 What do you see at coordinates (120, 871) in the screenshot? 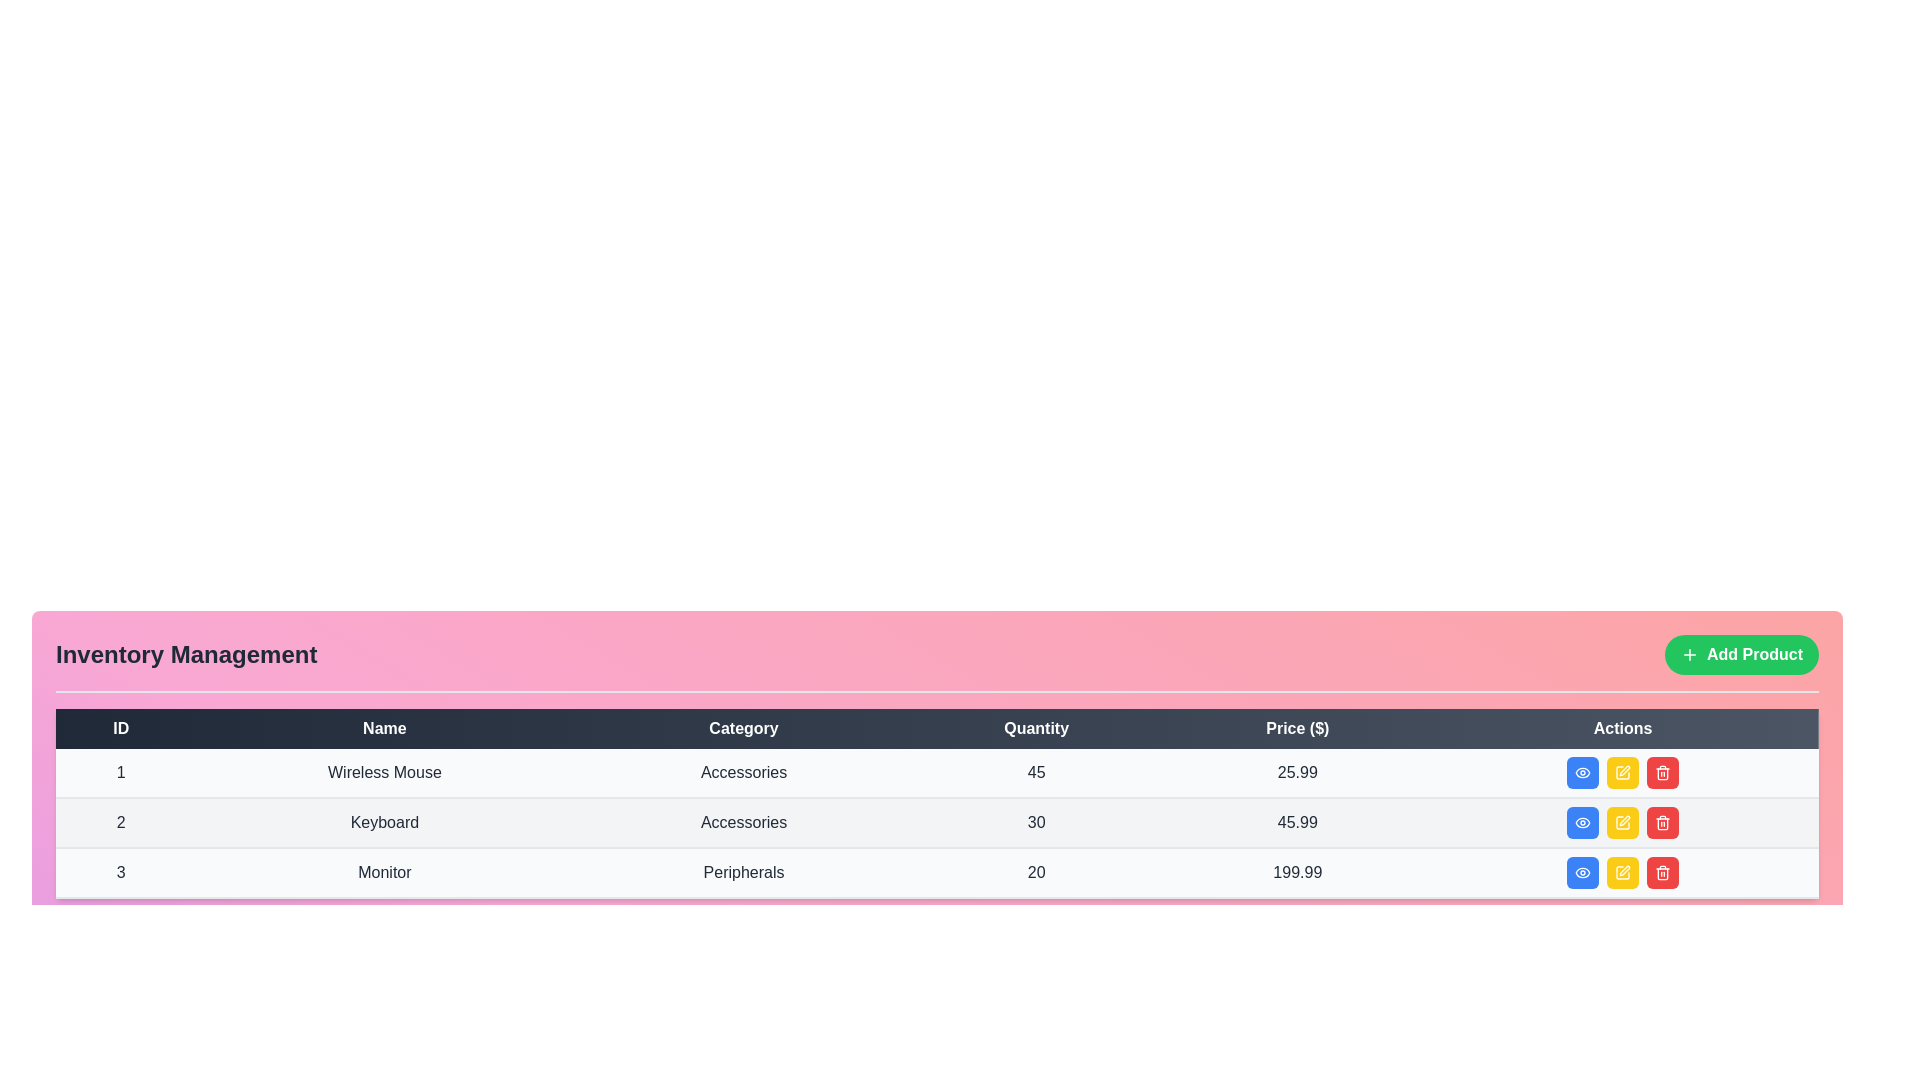
I see `text content of the identifier in the first column of the third row in the table, which represents a unique identifier associated with the data` at bounding box center [120, 871].